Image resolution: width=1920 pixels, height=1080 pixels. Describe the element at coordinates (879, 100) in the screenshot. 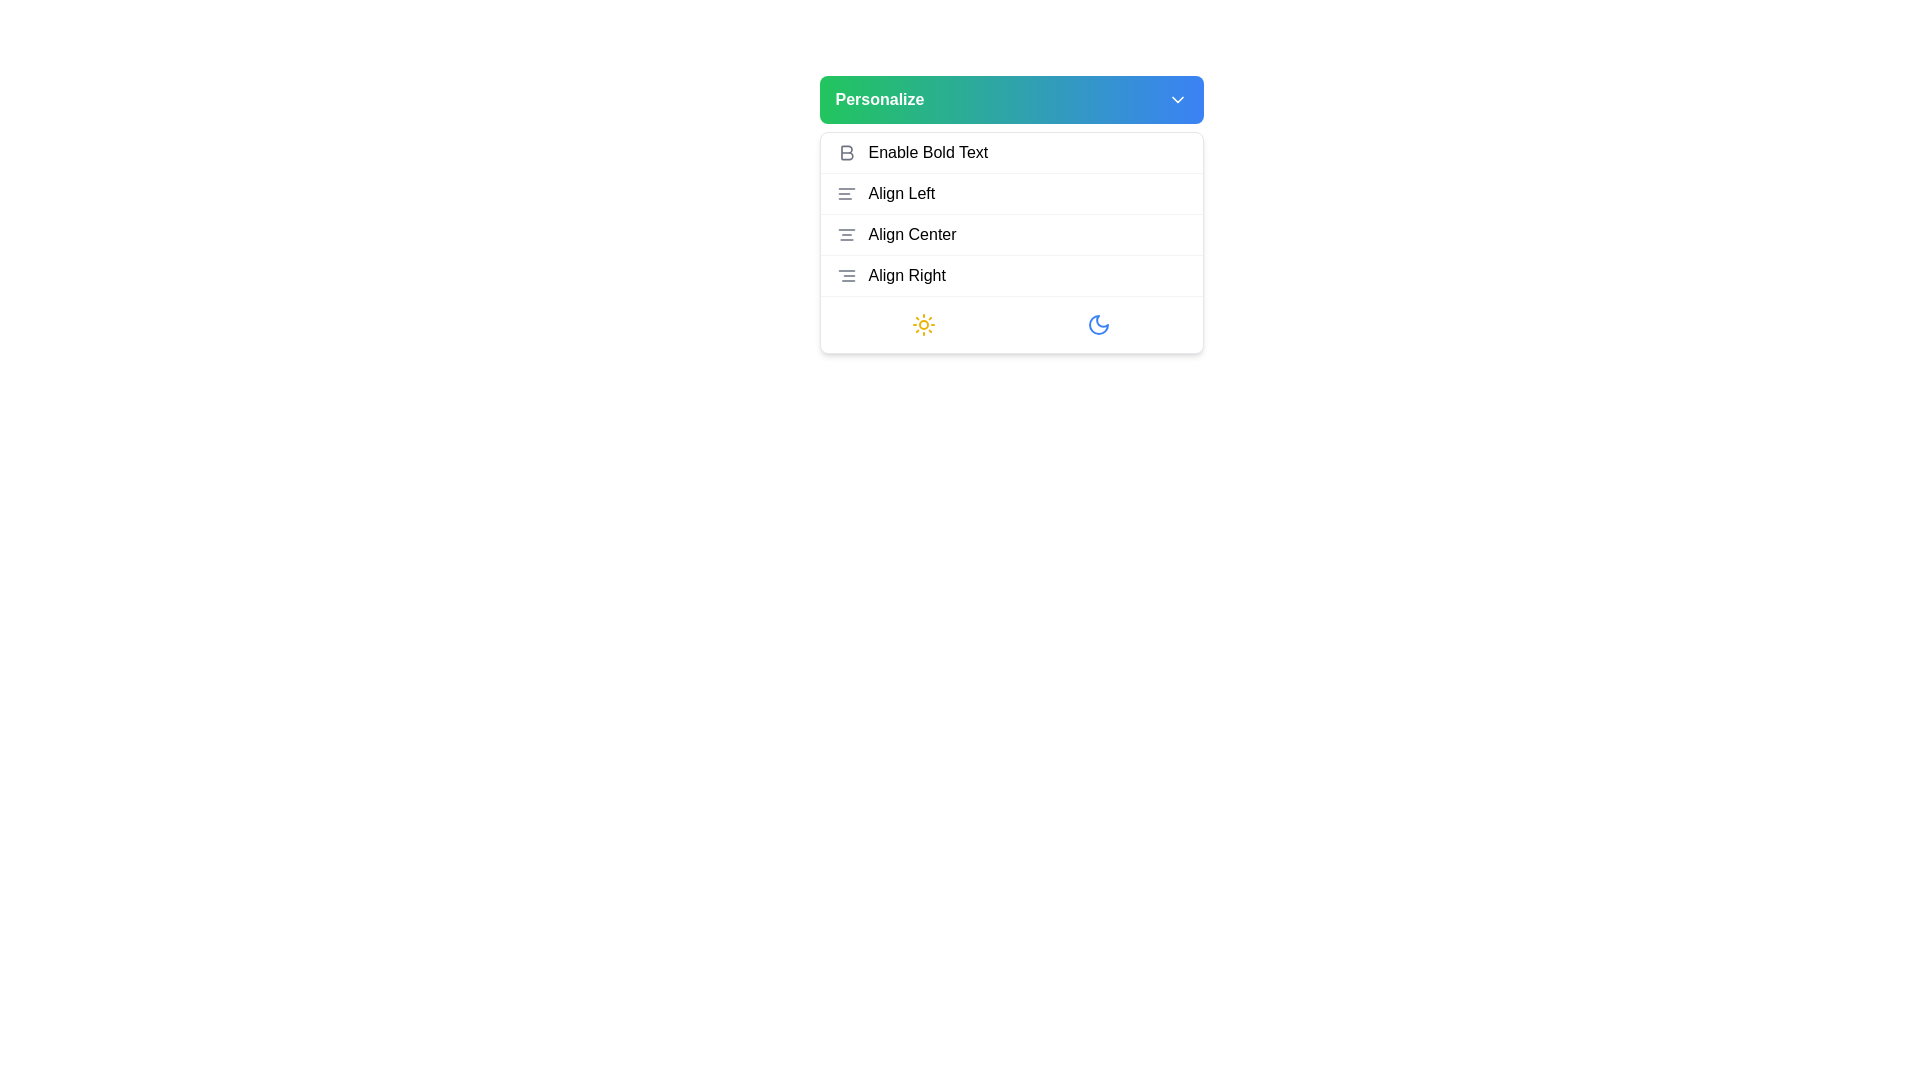

I see `text label within the button located at the top of the interface, positioned on the left side next to an SVG icon` at that location.